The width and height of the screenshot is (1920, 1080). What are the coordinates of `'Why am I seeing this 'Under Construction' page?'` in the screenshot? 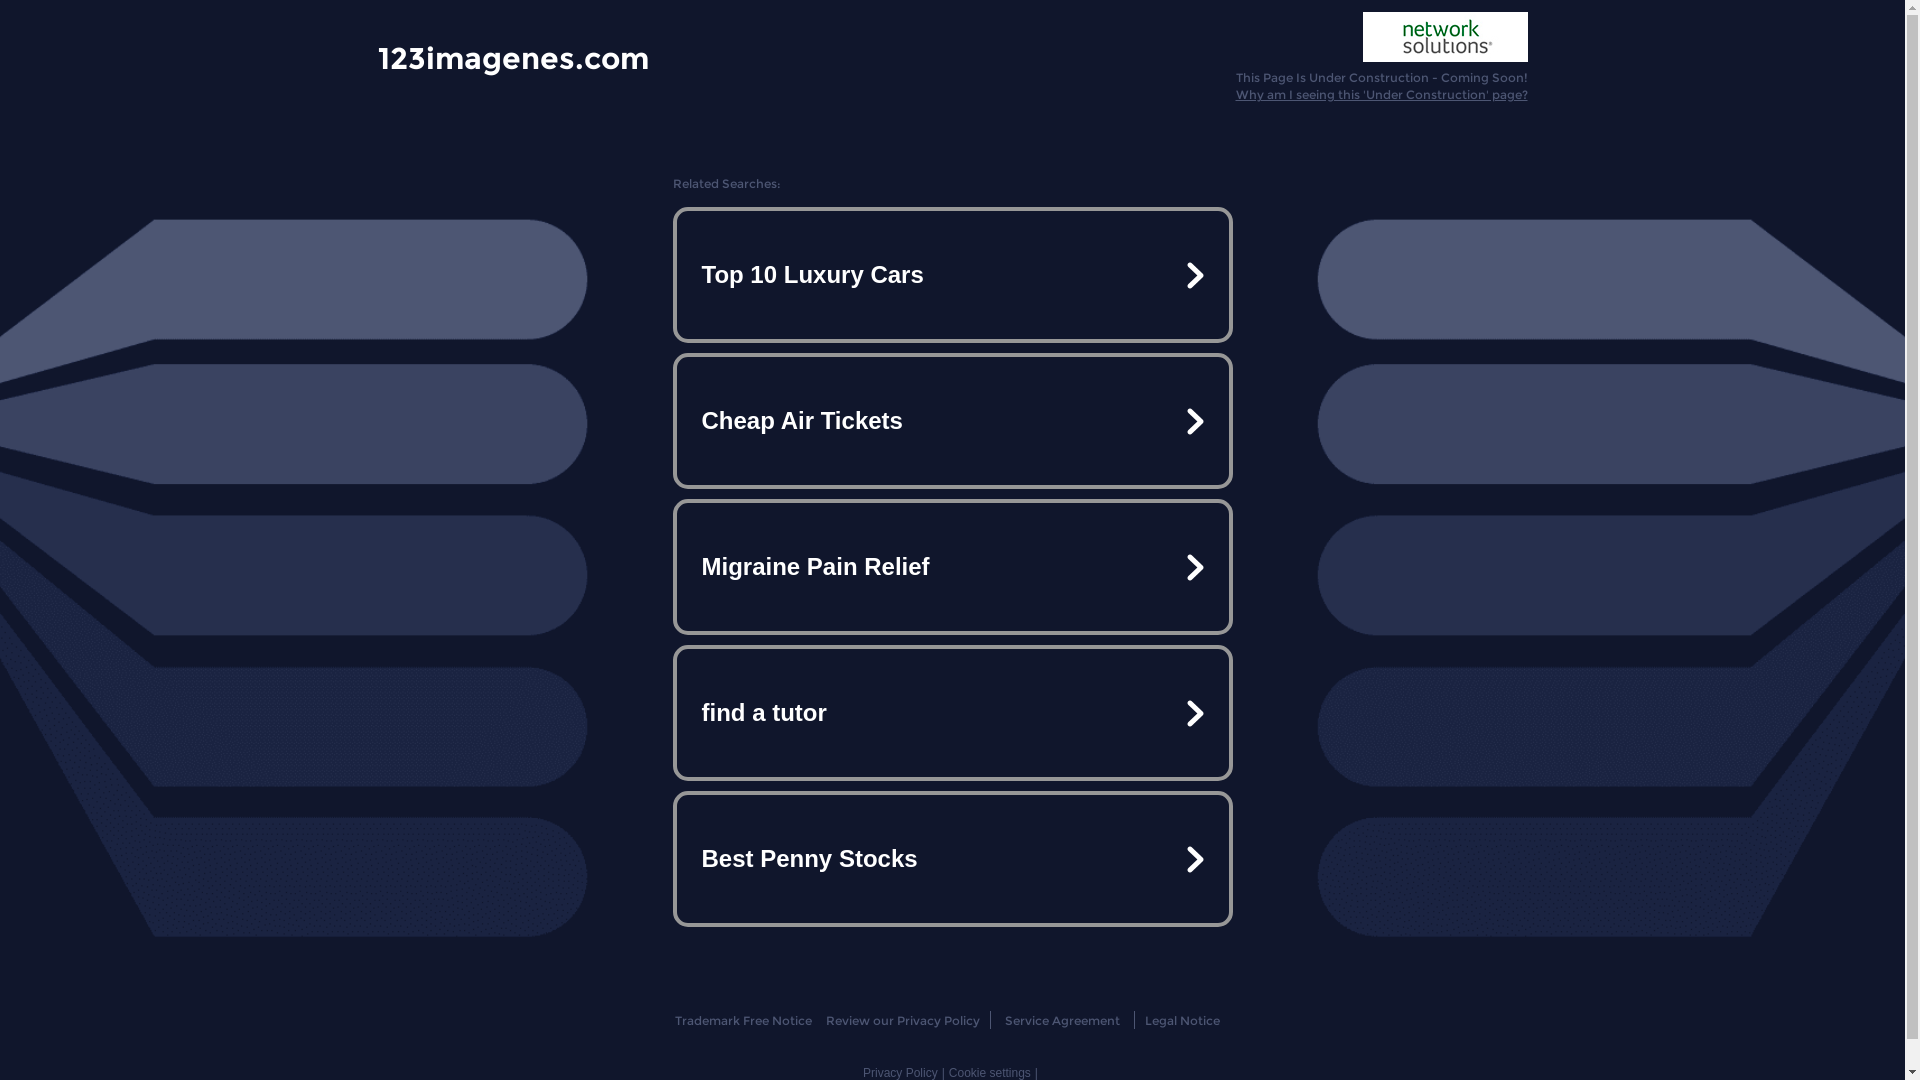 It's located at (1381, 94).